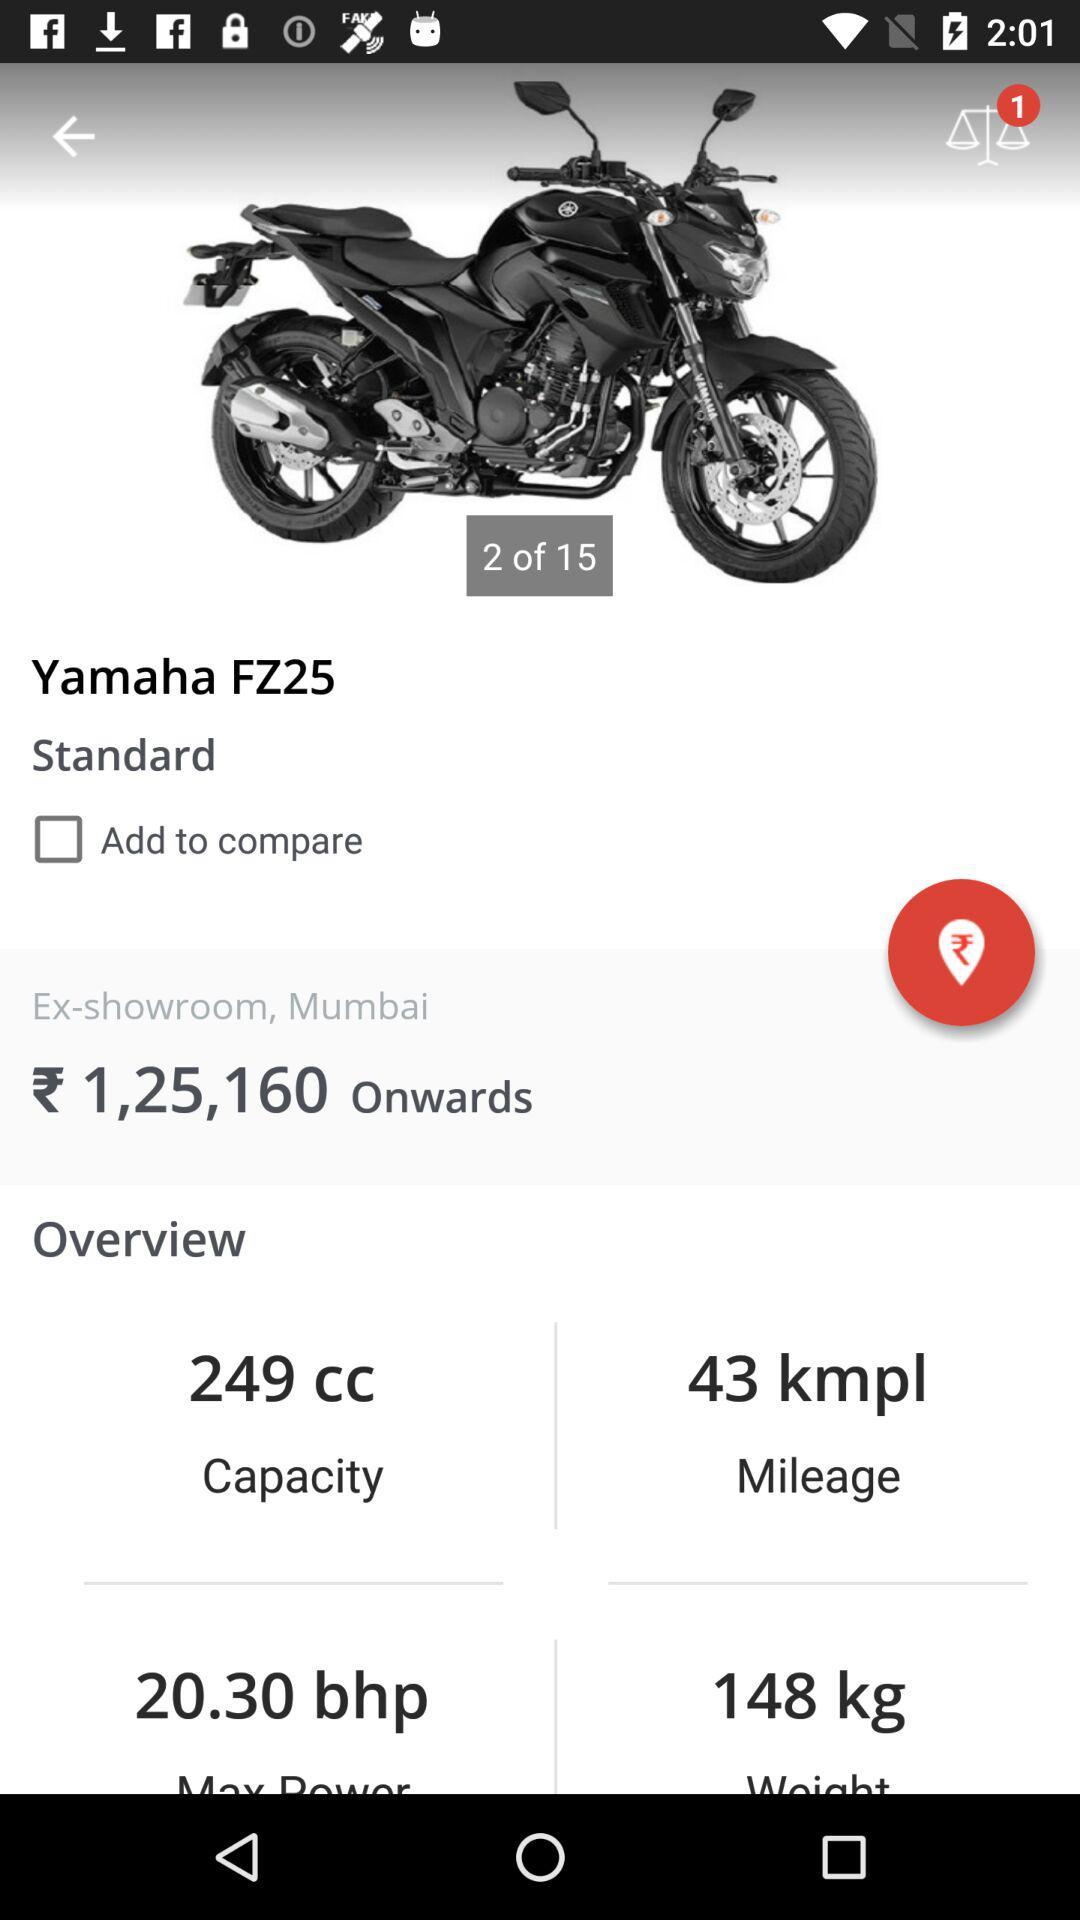 Image resolution: width=1080 pixels, height=1920 pixels. I want to click on image, so click(540, 329).